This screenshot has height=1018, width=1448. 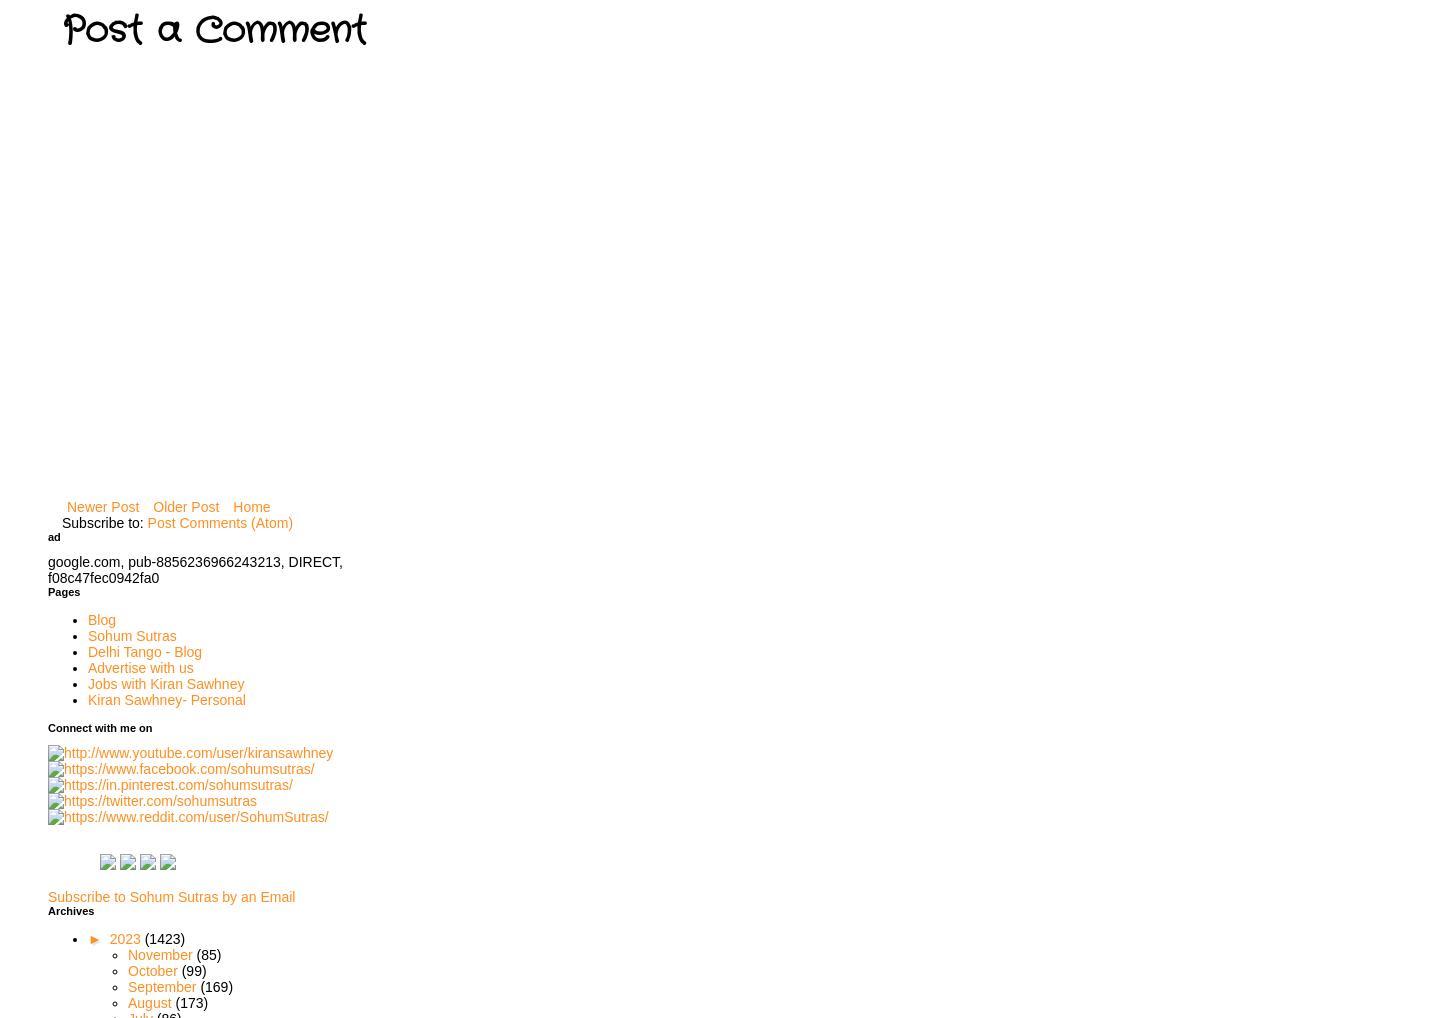 What do you see at coordinates (251, 506) in the screenshot?
I see `'Home'` at bounding box center [251, 506].